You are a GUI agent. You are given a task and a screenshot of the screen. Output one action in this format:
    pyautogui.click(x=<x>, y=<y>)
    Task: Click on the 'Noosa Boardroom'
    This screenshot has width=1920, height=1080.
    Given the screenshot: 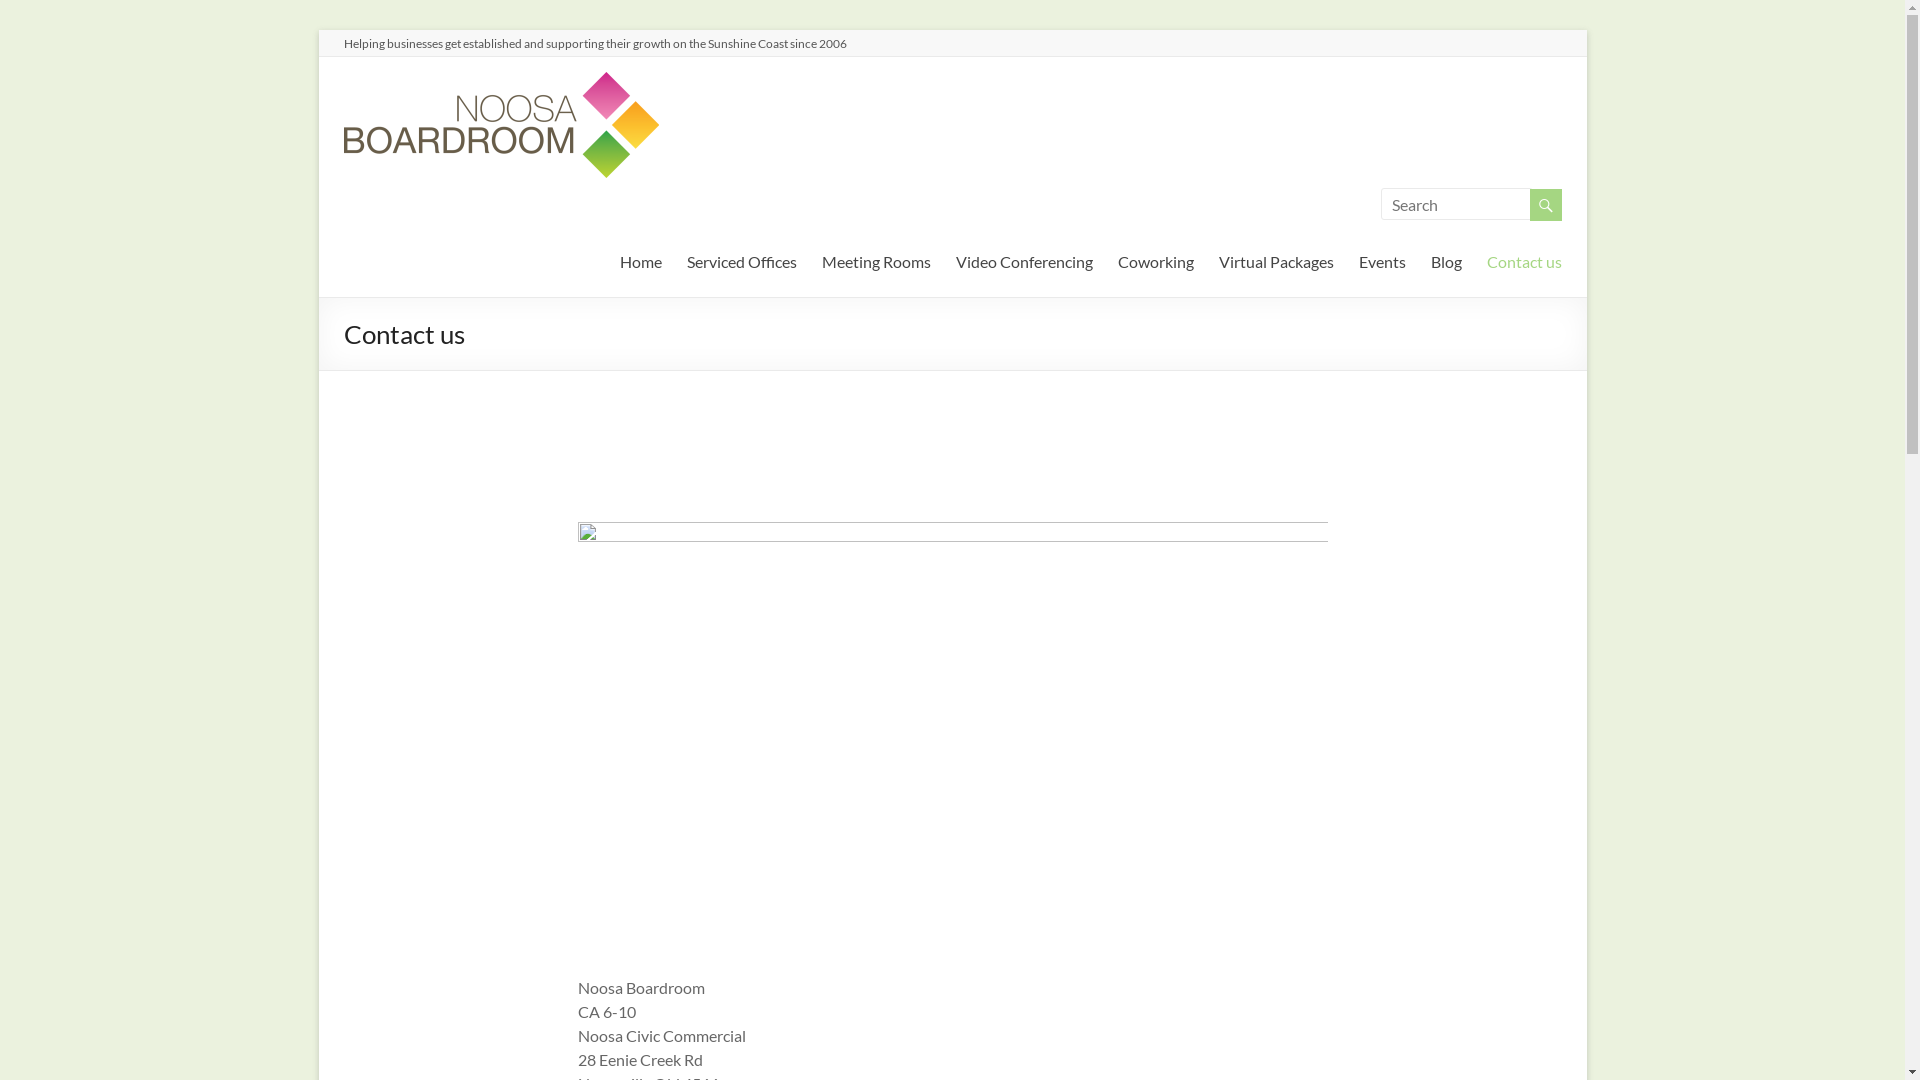 What is the action you would take?
    pyautogui.click(x=344, y=80)
    